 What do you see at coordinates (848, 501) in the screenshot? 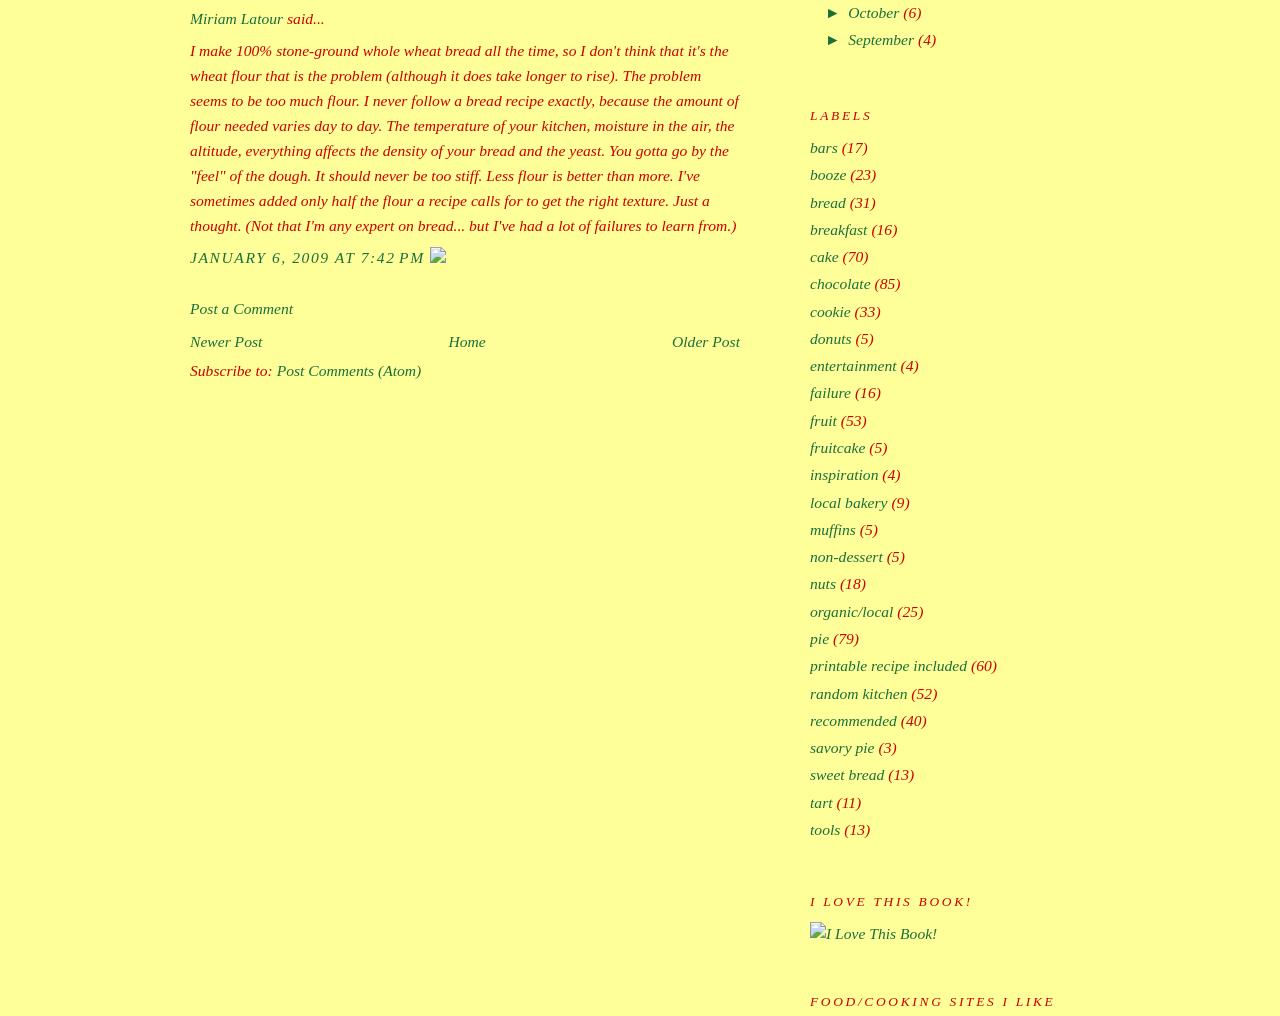
I see `'local bakery'` at bounding box center [848, 501].